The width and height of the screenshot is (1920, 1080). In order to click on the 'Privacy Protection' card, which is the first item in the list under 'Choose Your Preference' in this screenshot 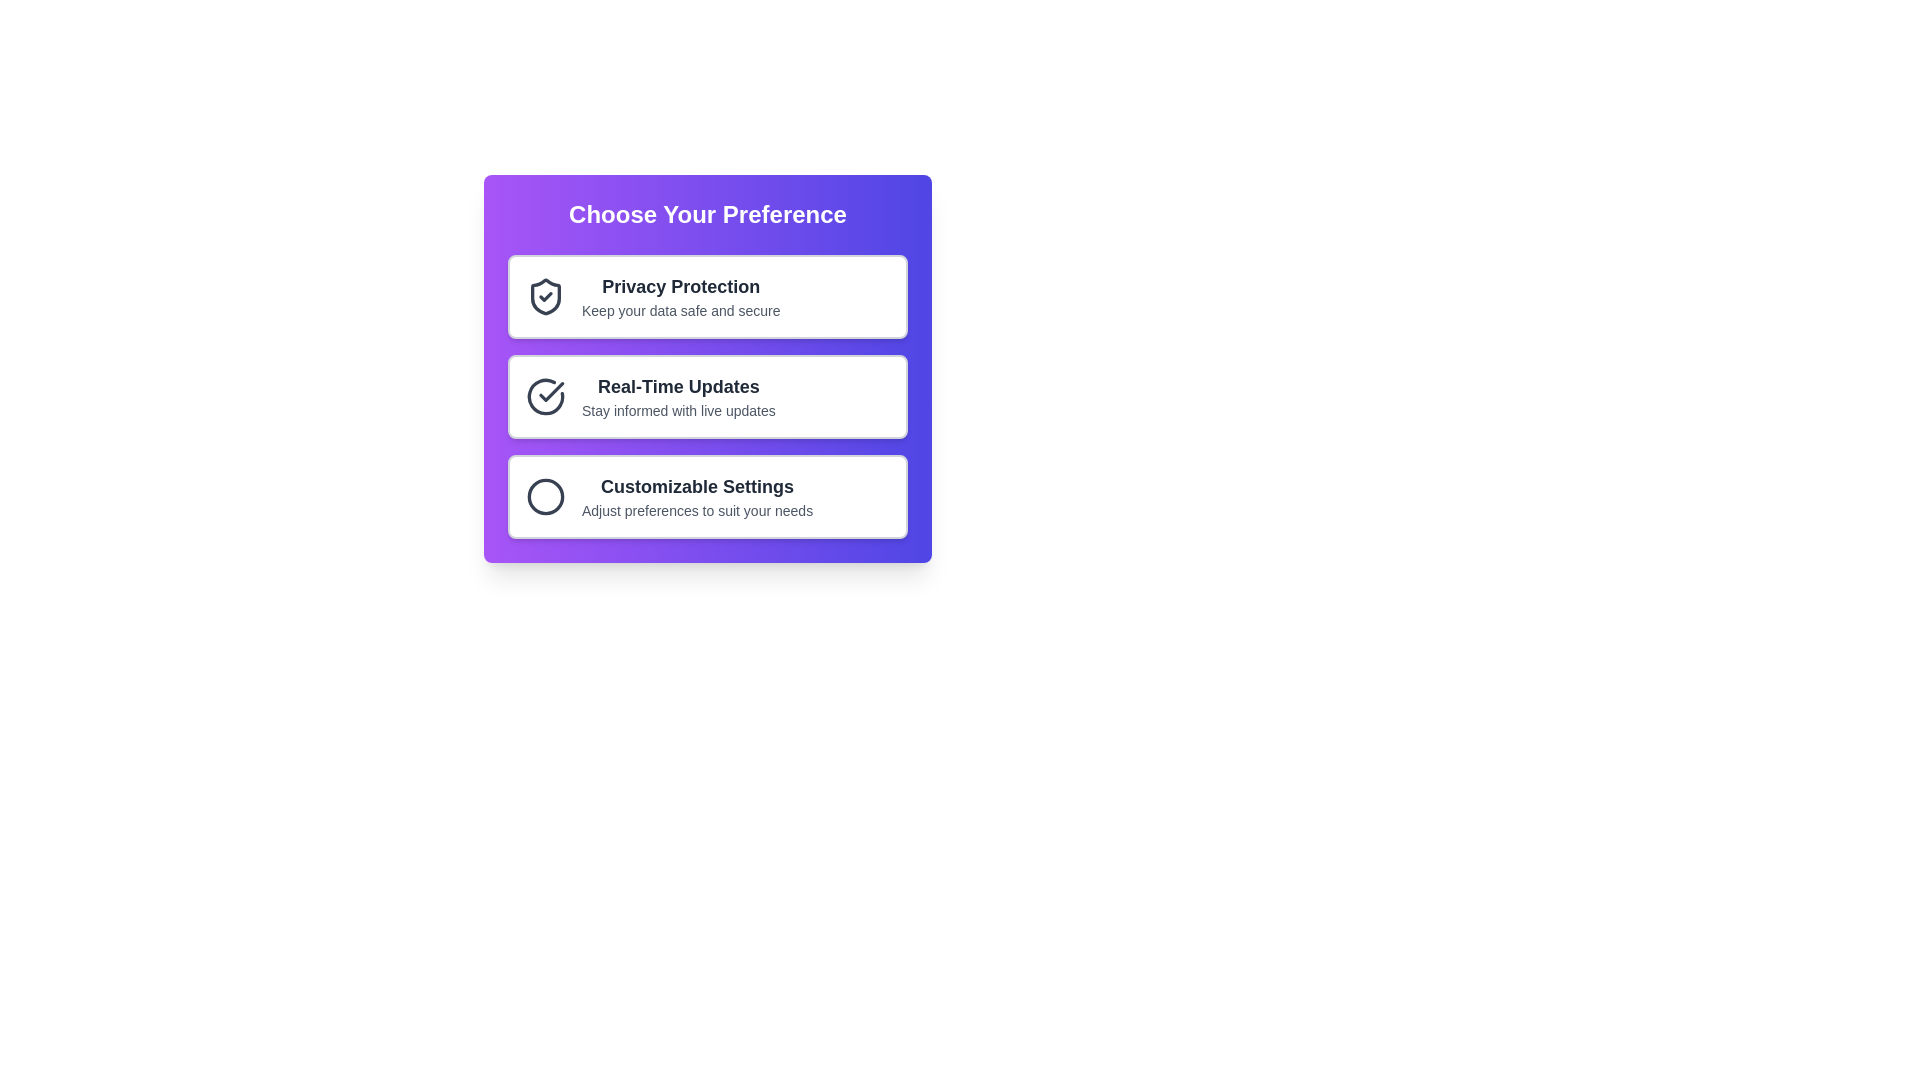, I will do `click(708, 297)`.